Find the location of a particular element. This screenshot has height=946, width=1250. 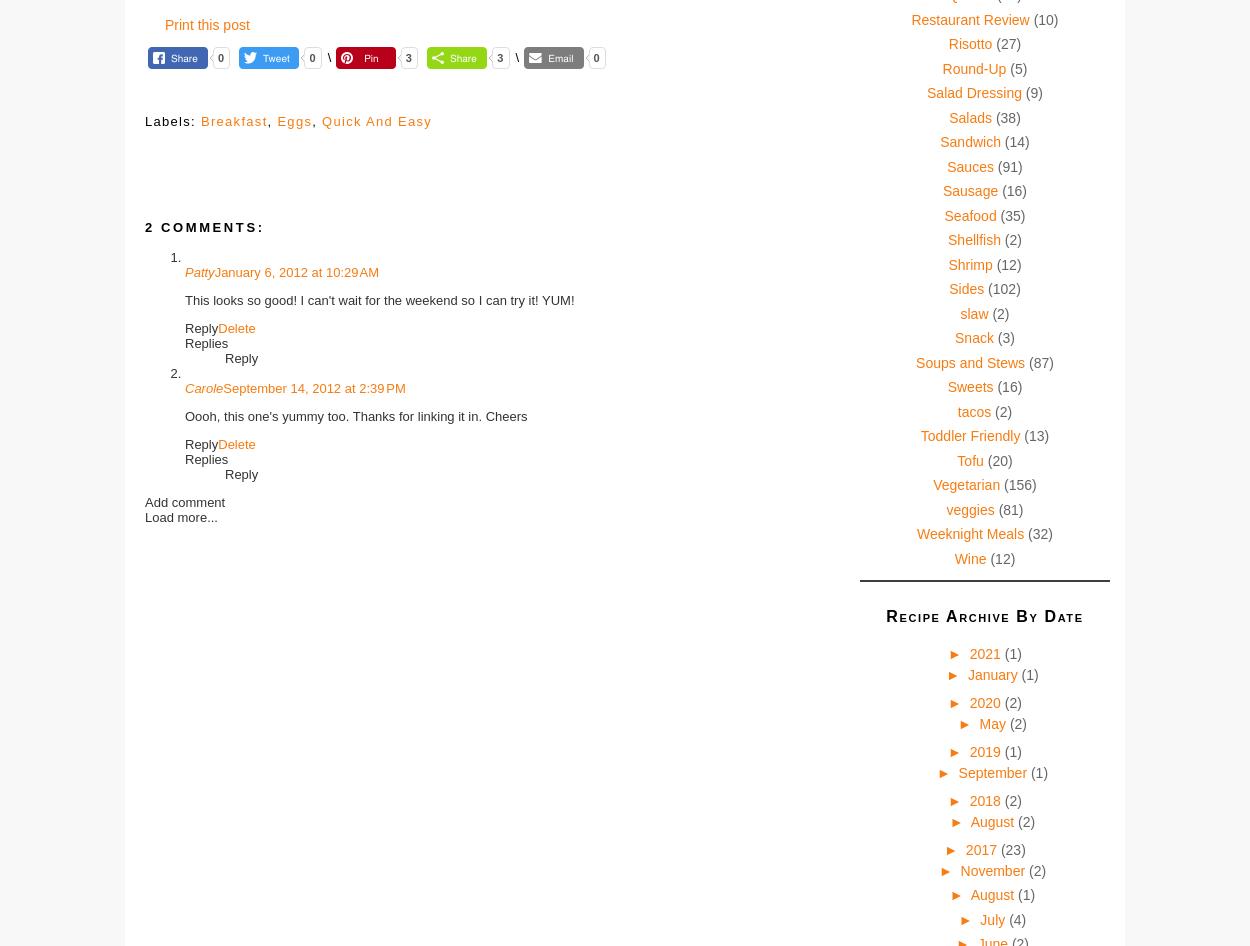

'Load more...' is located at coordinates (181, 517).